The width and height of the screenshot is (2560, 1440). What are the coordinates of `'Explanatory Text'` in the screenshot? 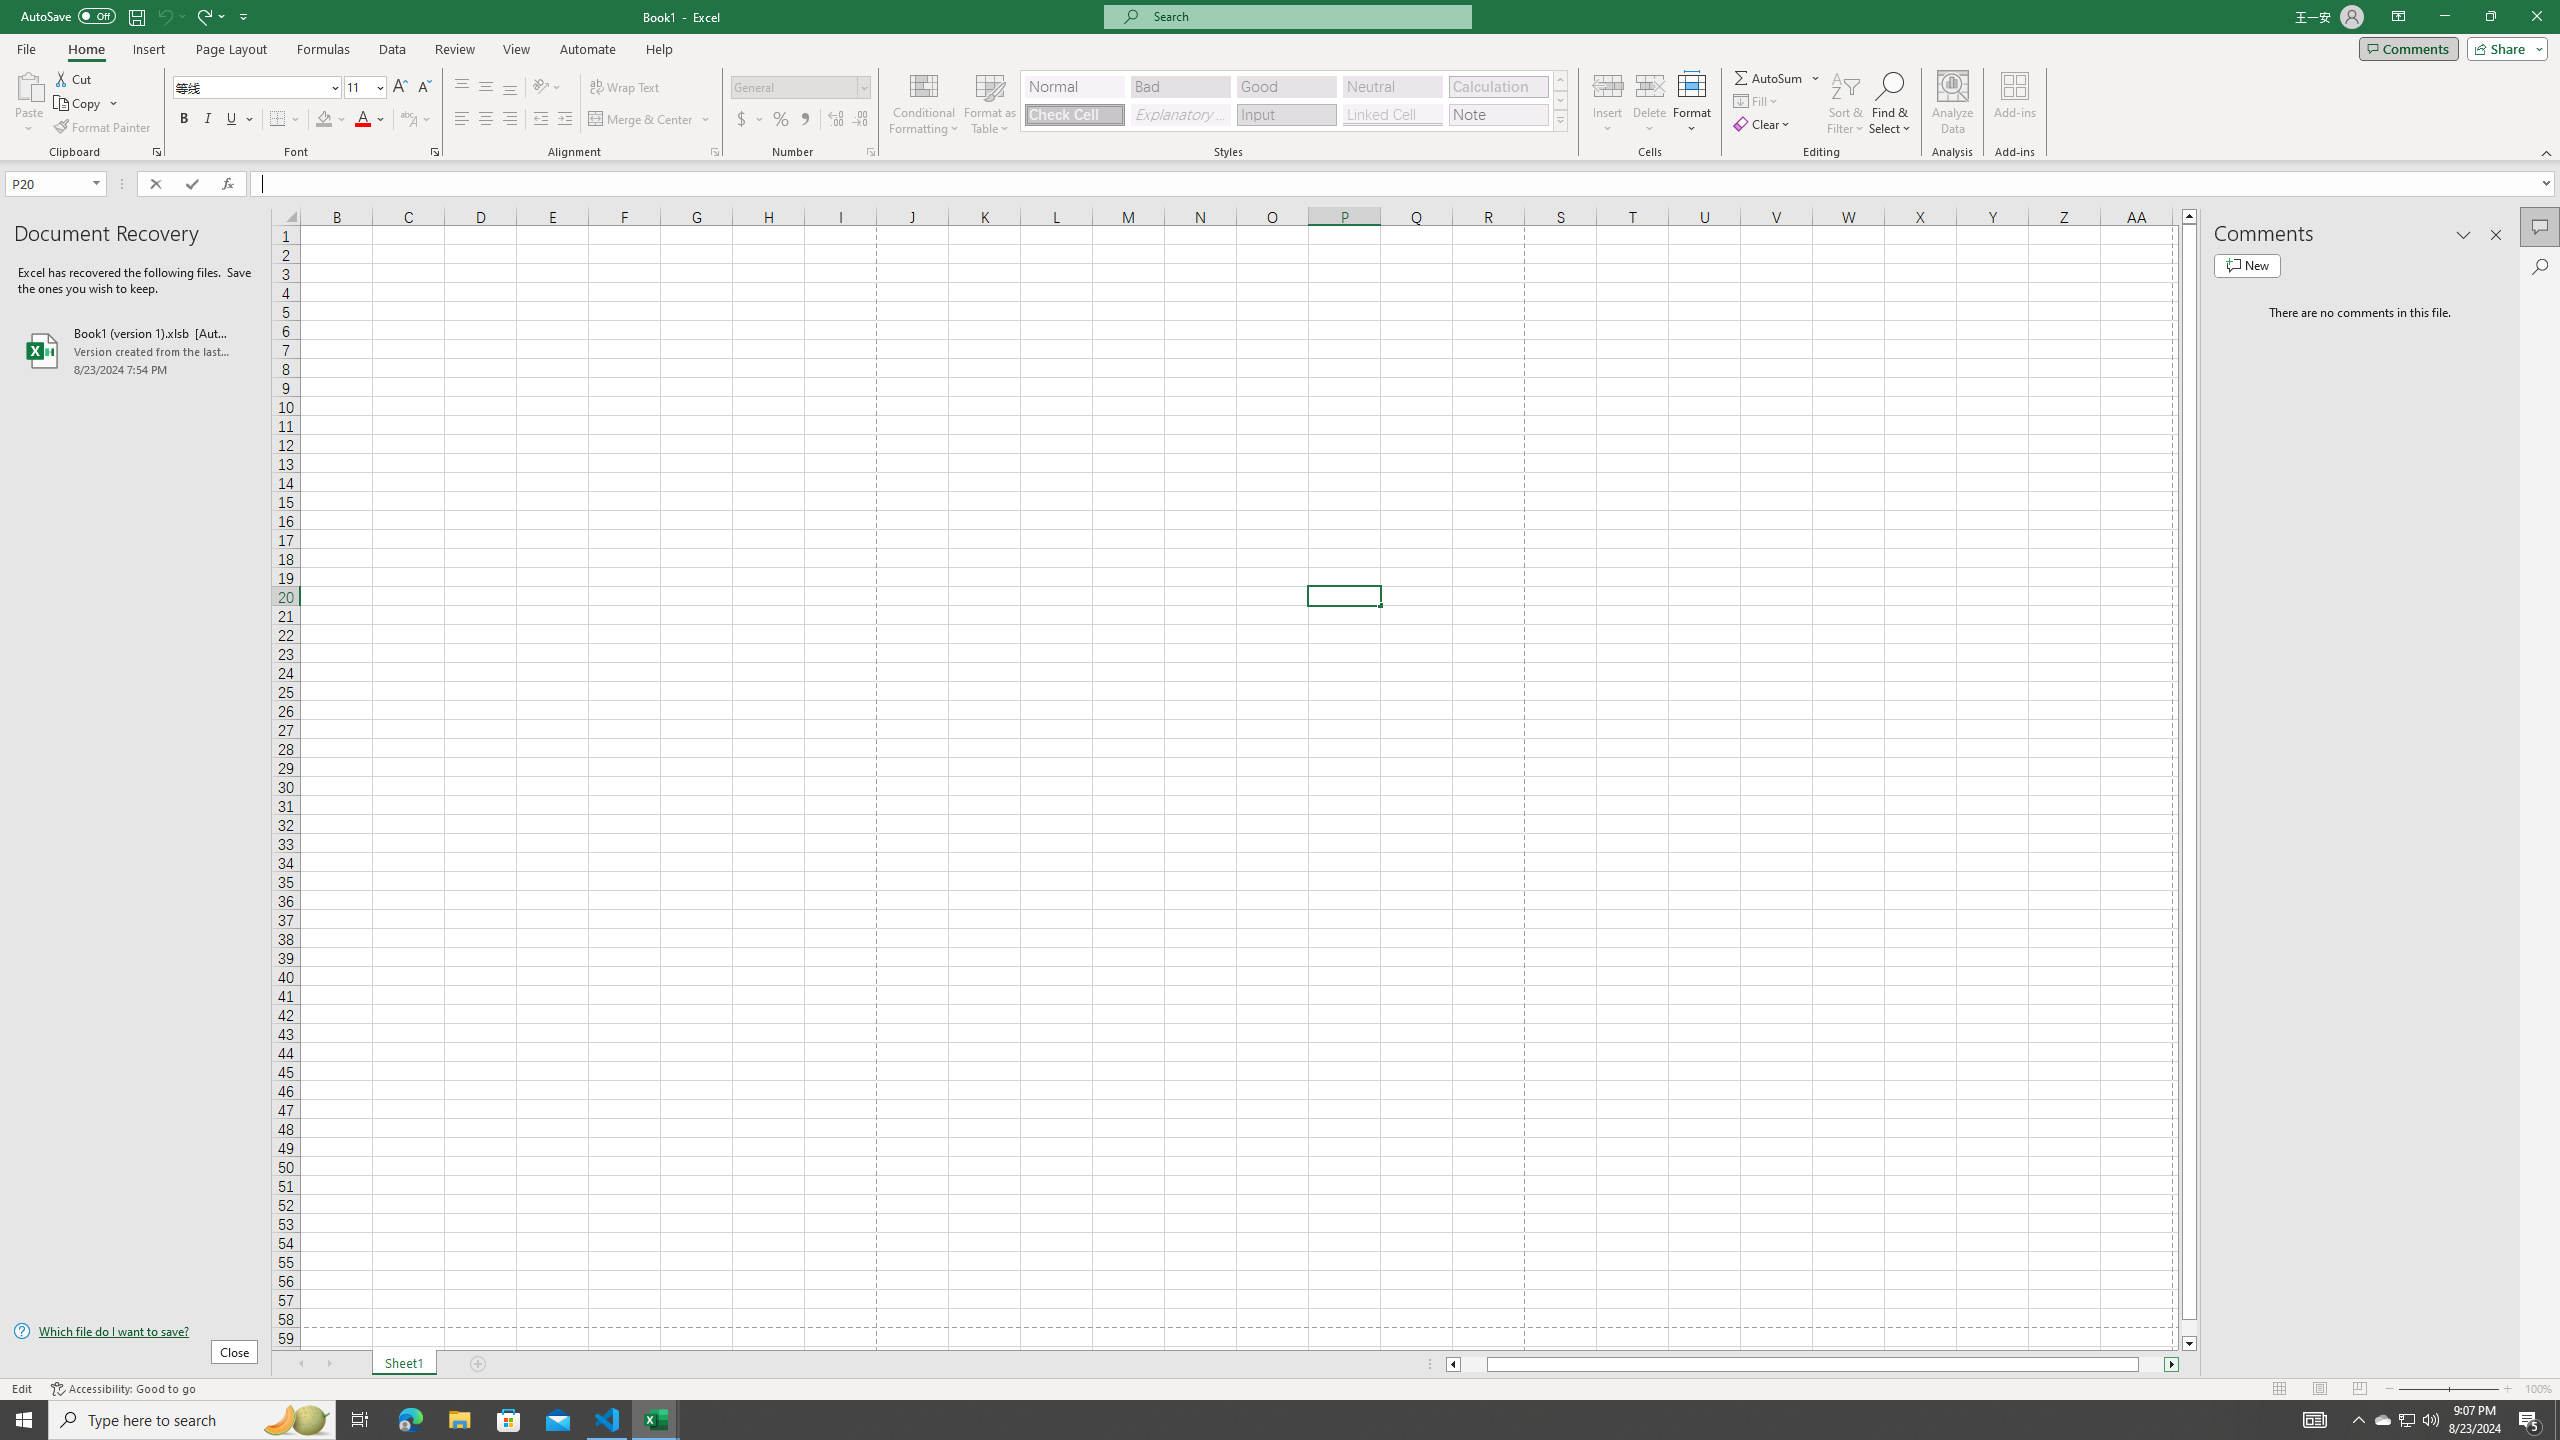 It's located at (1181, 114).